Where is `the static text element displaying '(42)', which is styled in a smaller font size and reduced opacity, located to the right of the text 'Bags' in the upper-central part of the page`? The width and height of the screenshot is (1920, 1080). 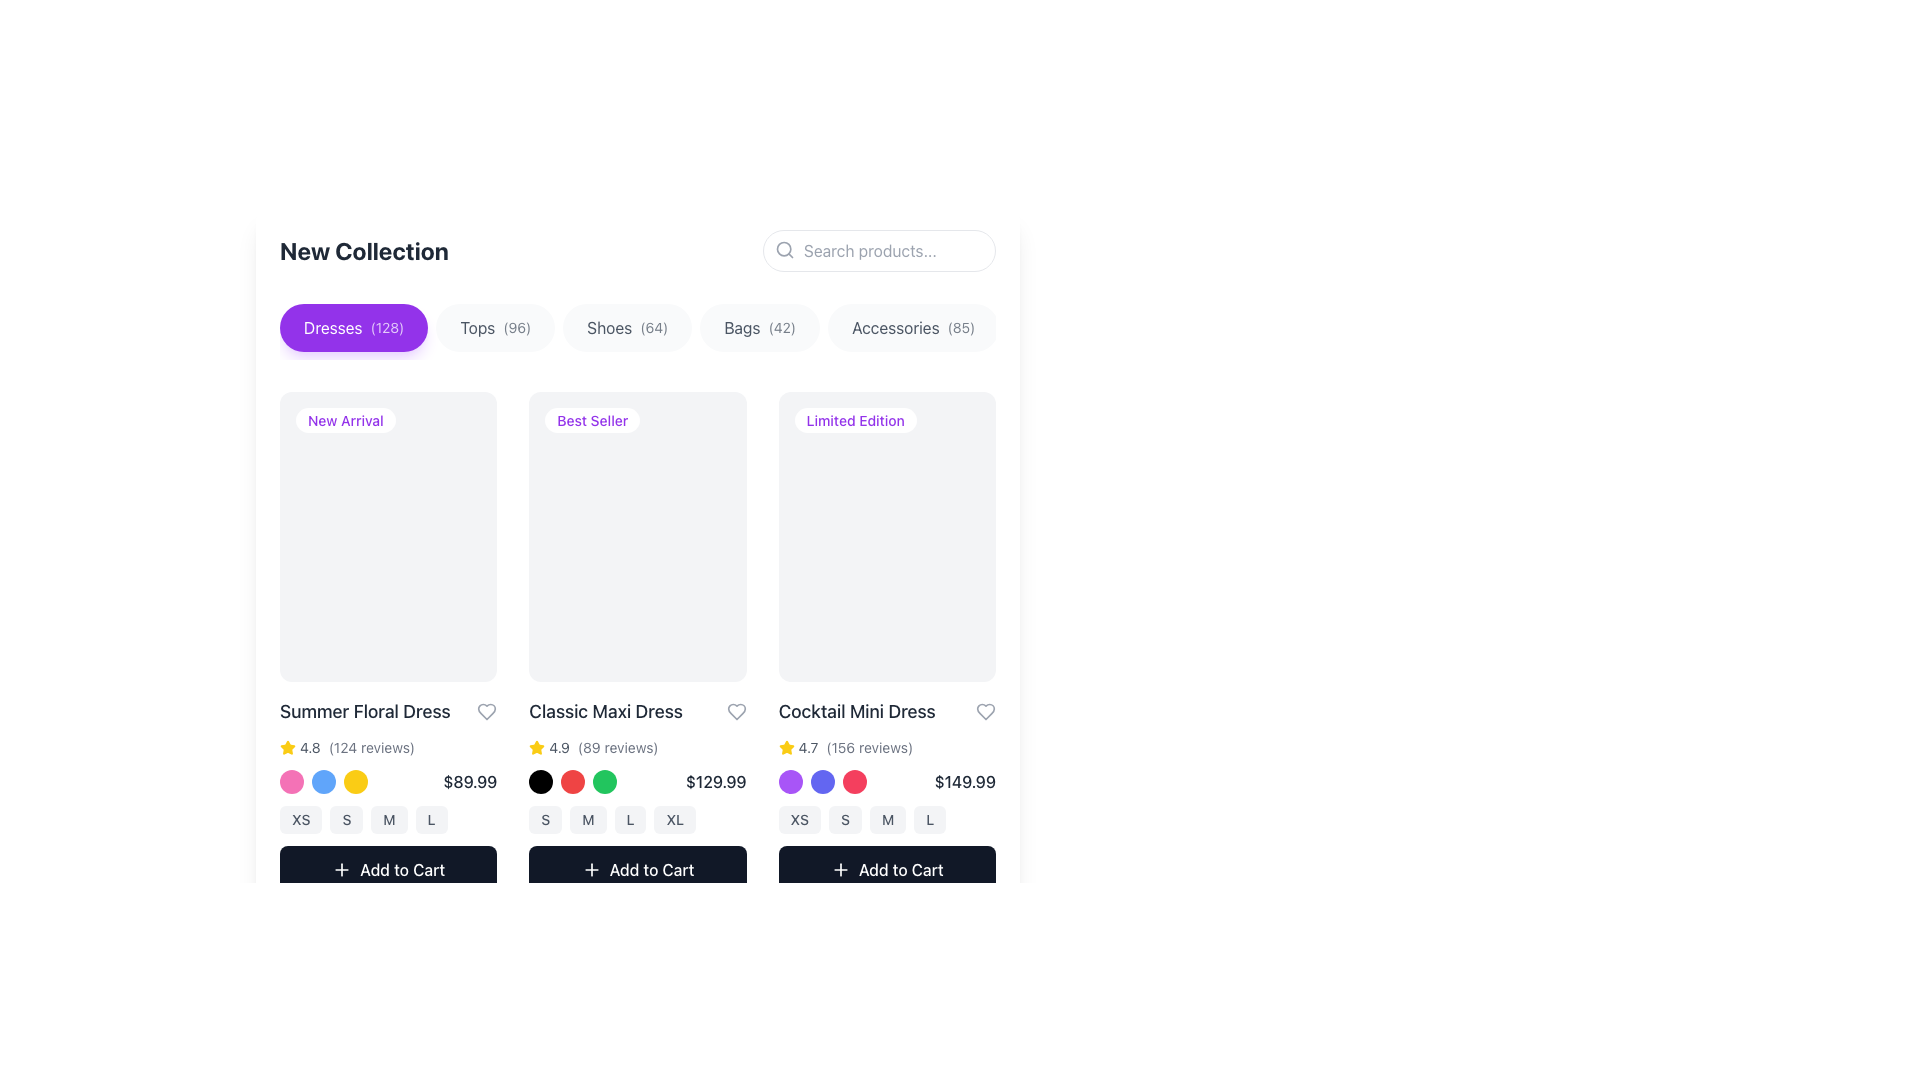 the static text element displaying '(42)', which is styled in a smaller font size and reduced opacity, located to the right of the text 'Bags' in the upper-central part of the page is located at coordinates (781, 326).